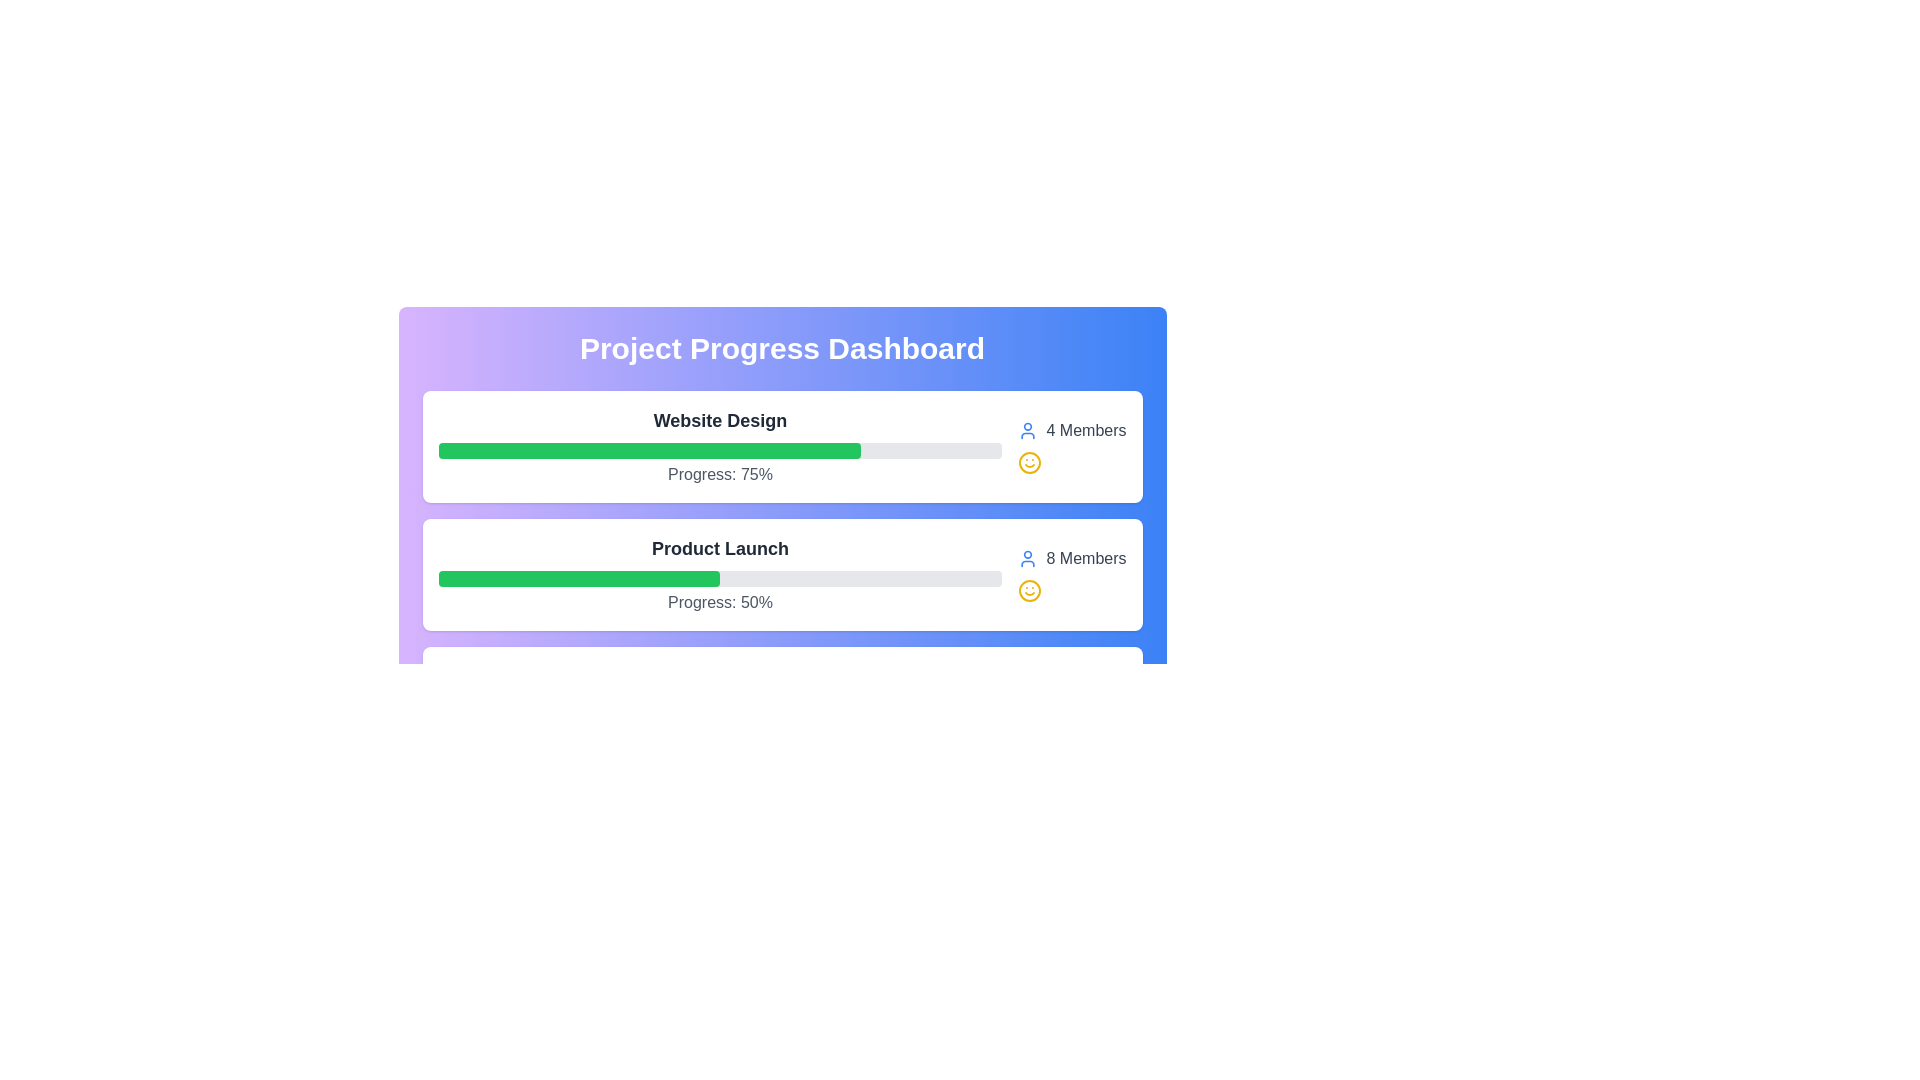 The height and width of the screenshot is (1080, 1920). Describe the element at coordinates (1028, 430) in the screenshot. I see `the icon located to the left of the text '4 Members' within the card labeled 'Website Design', which serves as an indicator for a group of users associated with the project` at that location.